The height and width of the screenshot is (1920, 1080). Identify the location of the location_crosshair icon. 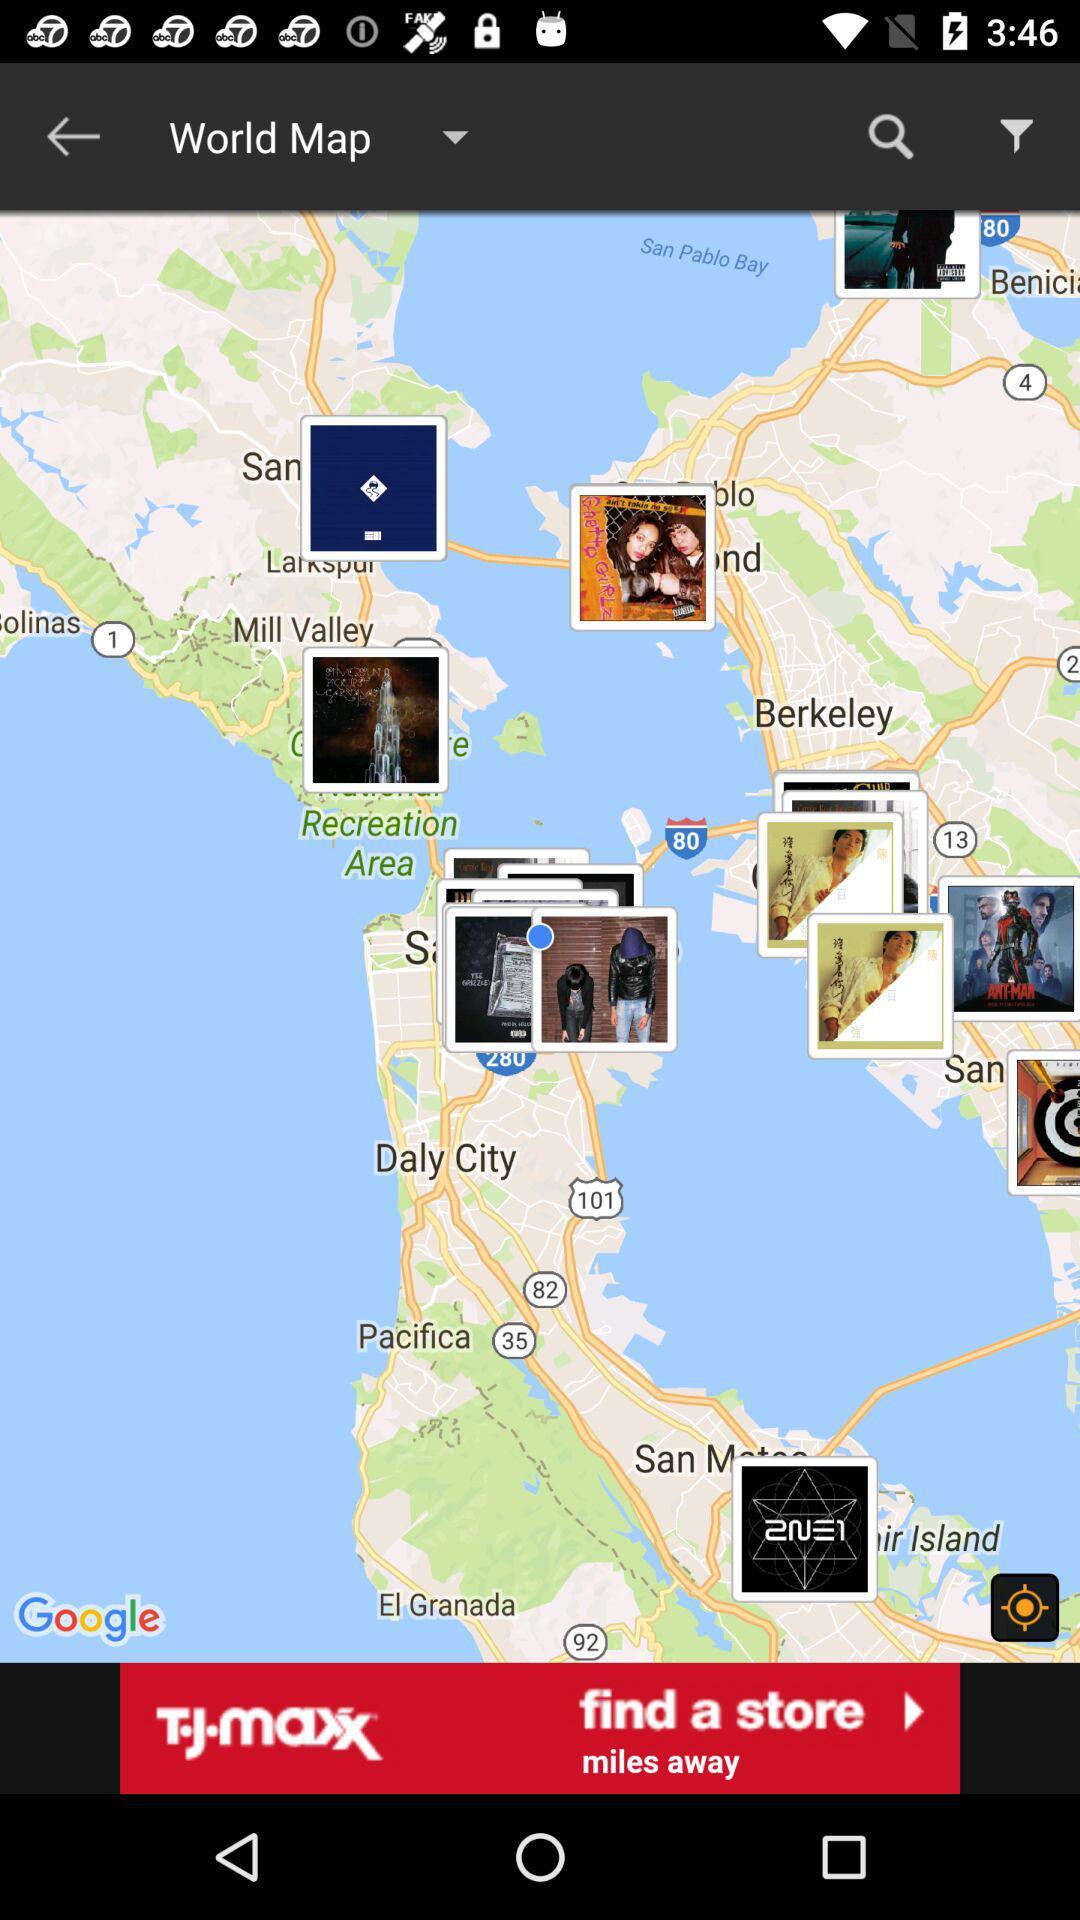
(1024, 1607).